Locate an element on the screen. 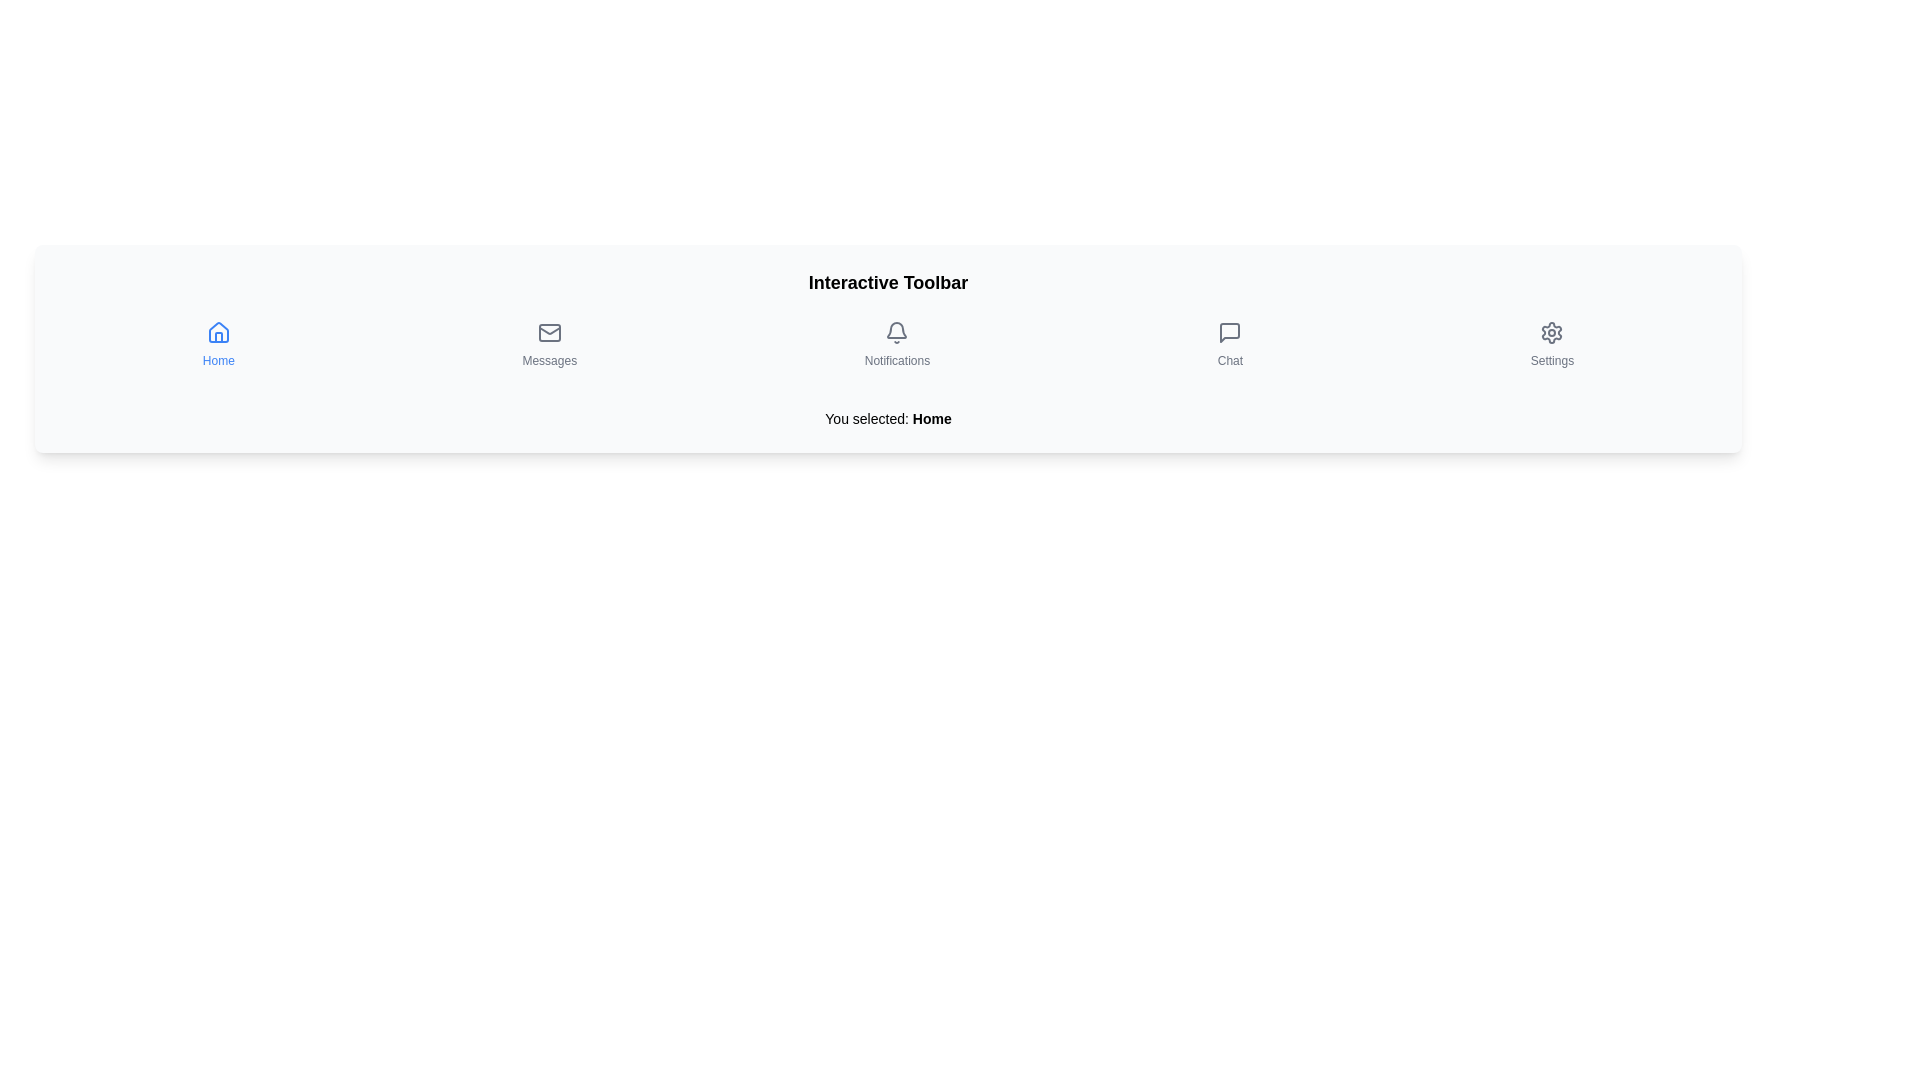 The height and width of the screenshot is (1080, 1920). the bell icon in the Notifications button is located at coordinates (896, 331).